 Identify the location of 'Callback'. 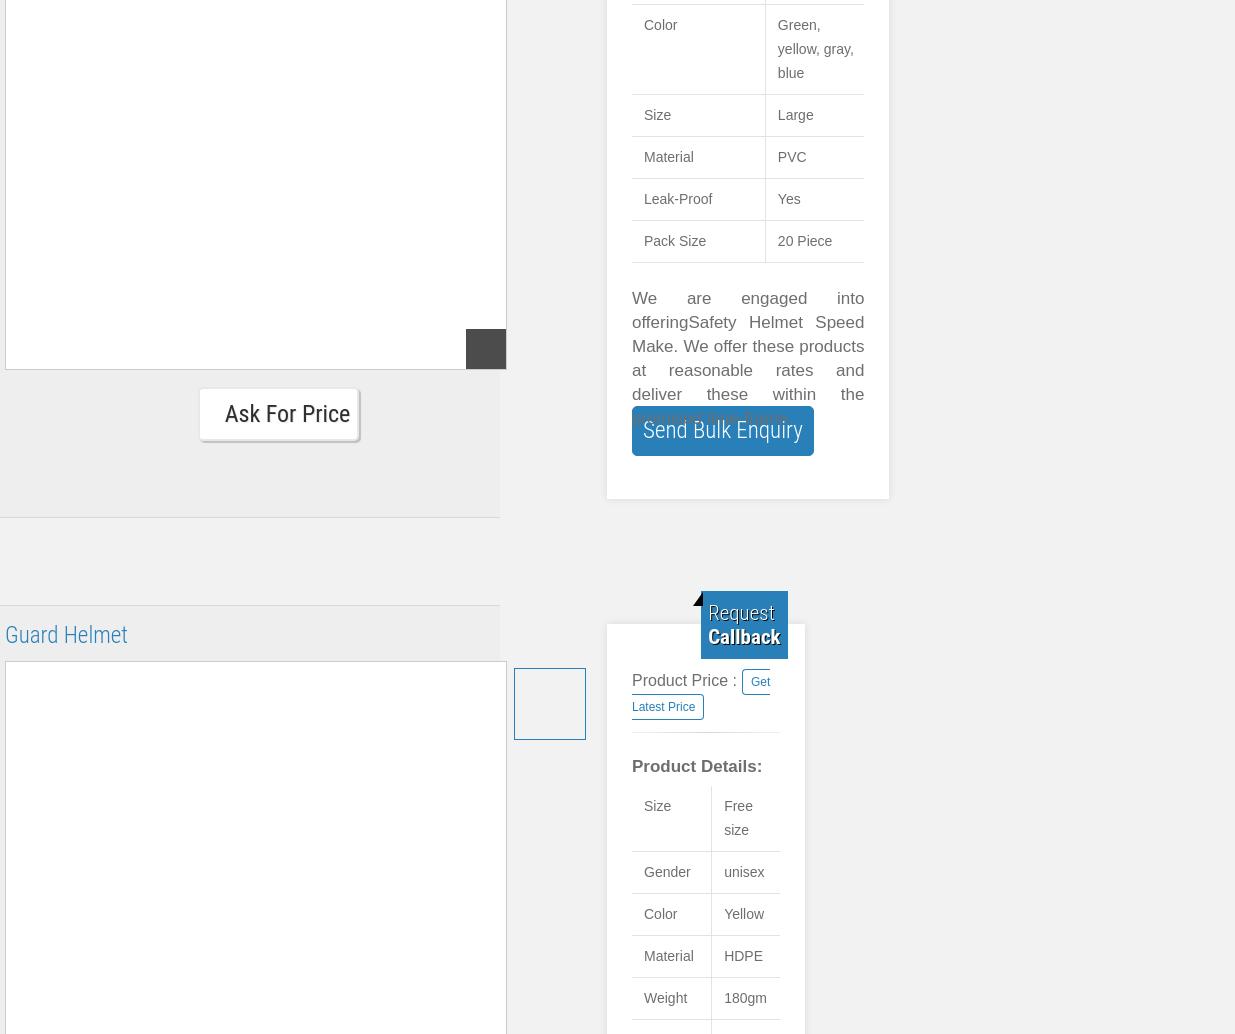
(743, 637).